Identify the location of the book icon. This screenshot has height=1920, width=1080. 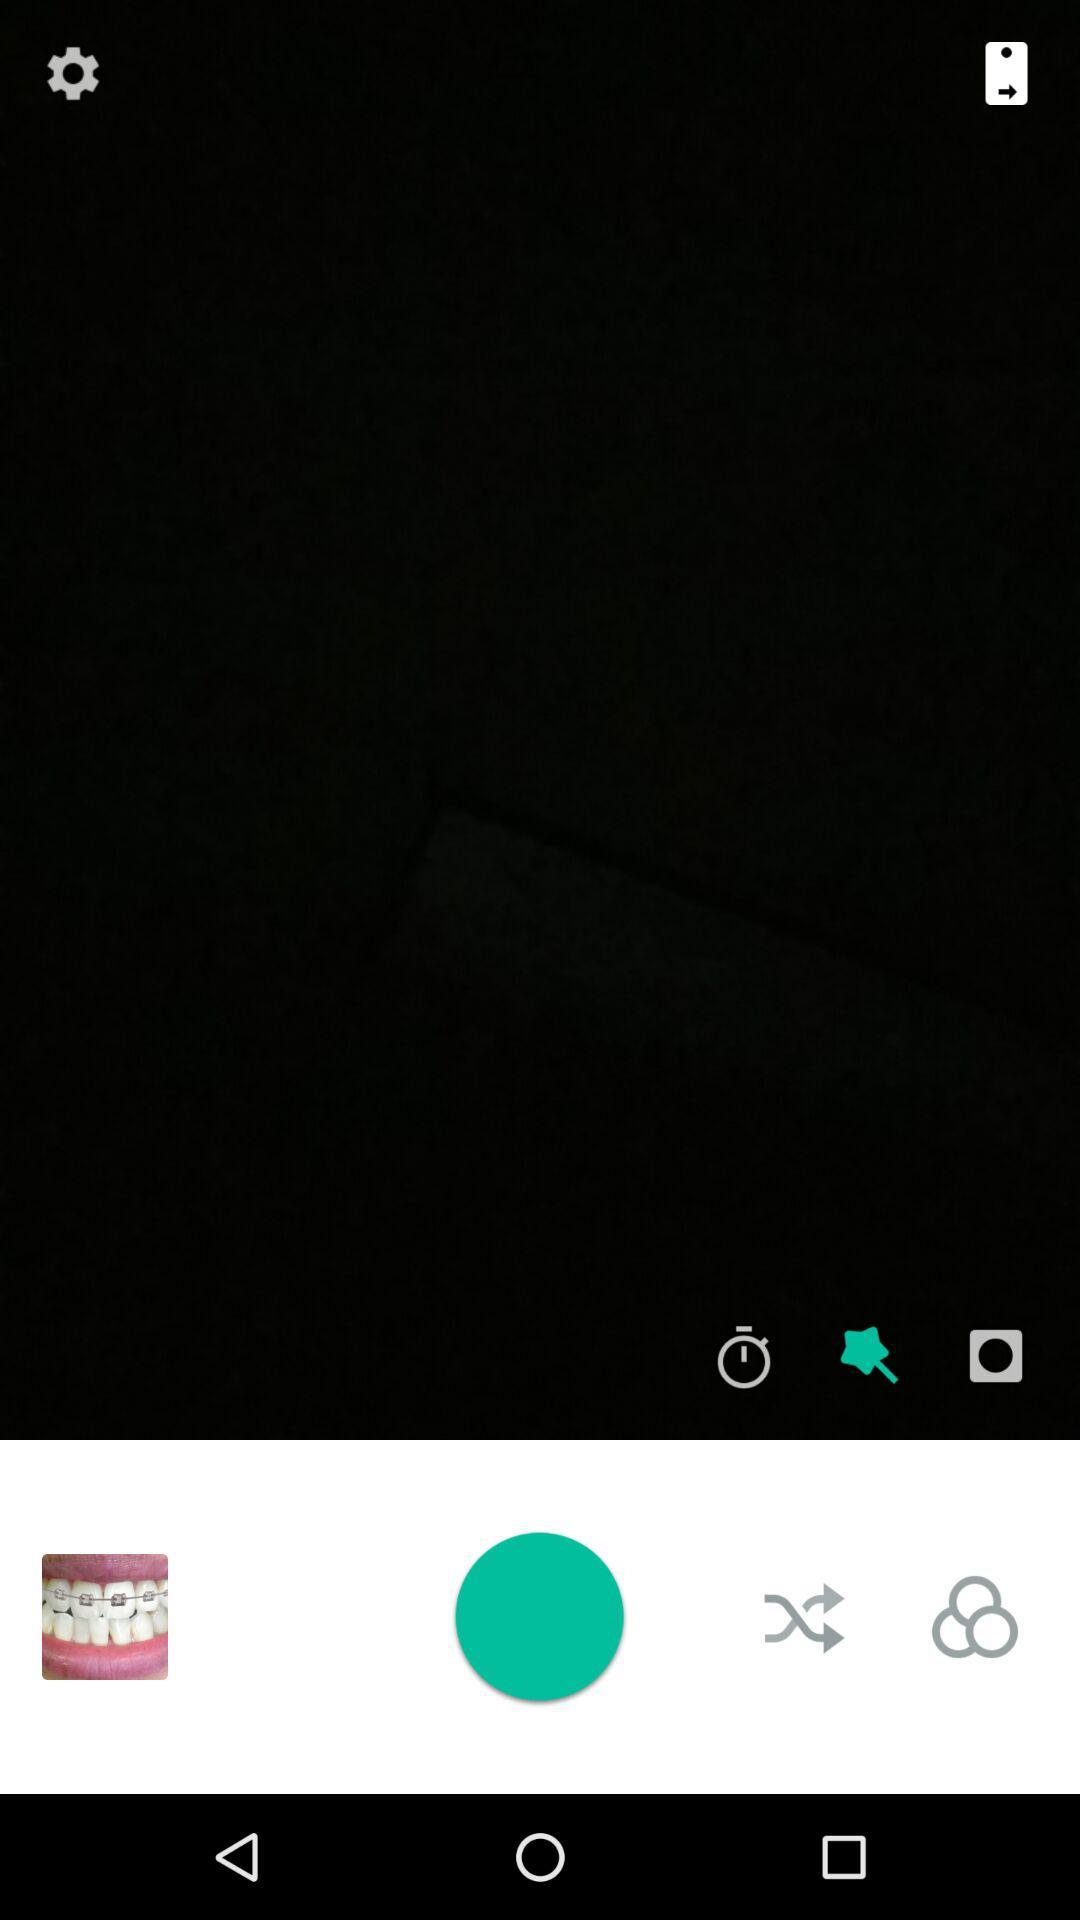
(1006, 78).